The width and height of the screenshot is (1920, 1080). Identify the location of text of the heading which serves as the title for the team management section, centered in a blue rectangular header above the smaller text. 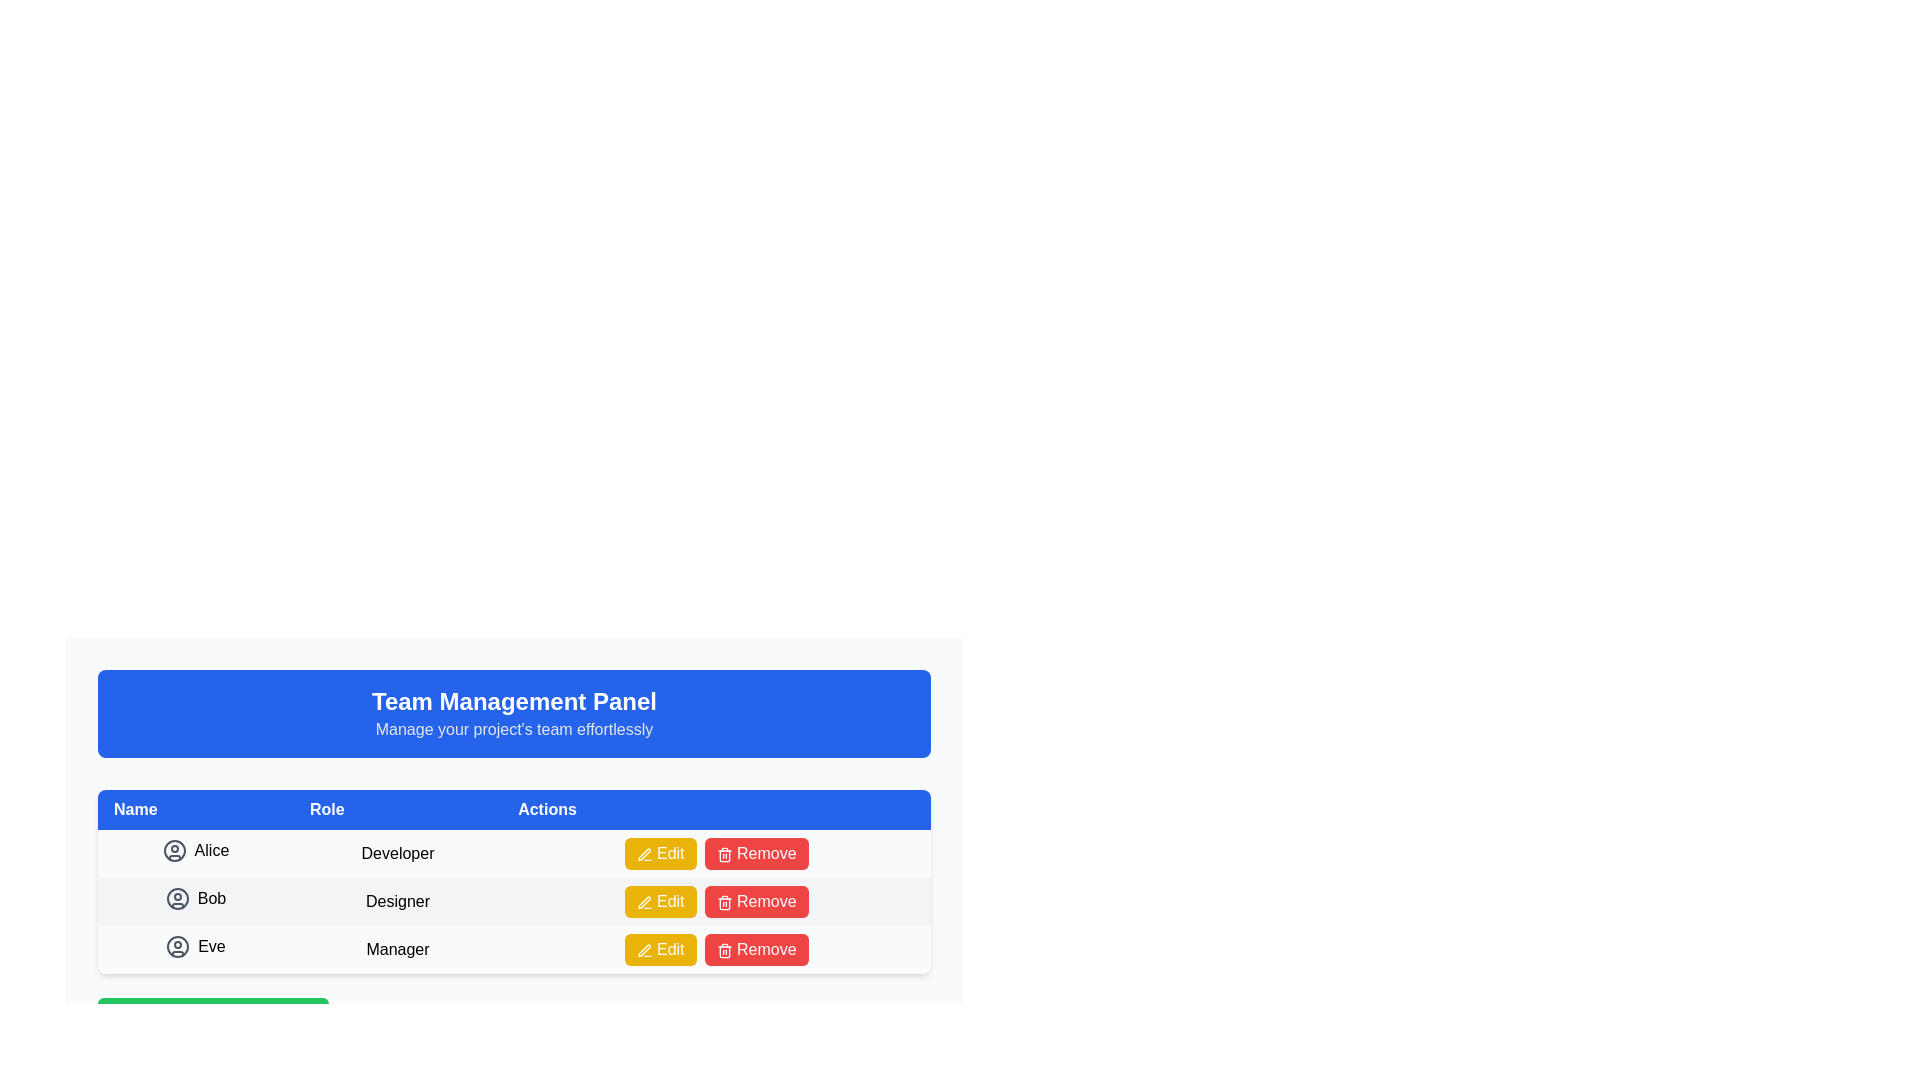
(514, 701).